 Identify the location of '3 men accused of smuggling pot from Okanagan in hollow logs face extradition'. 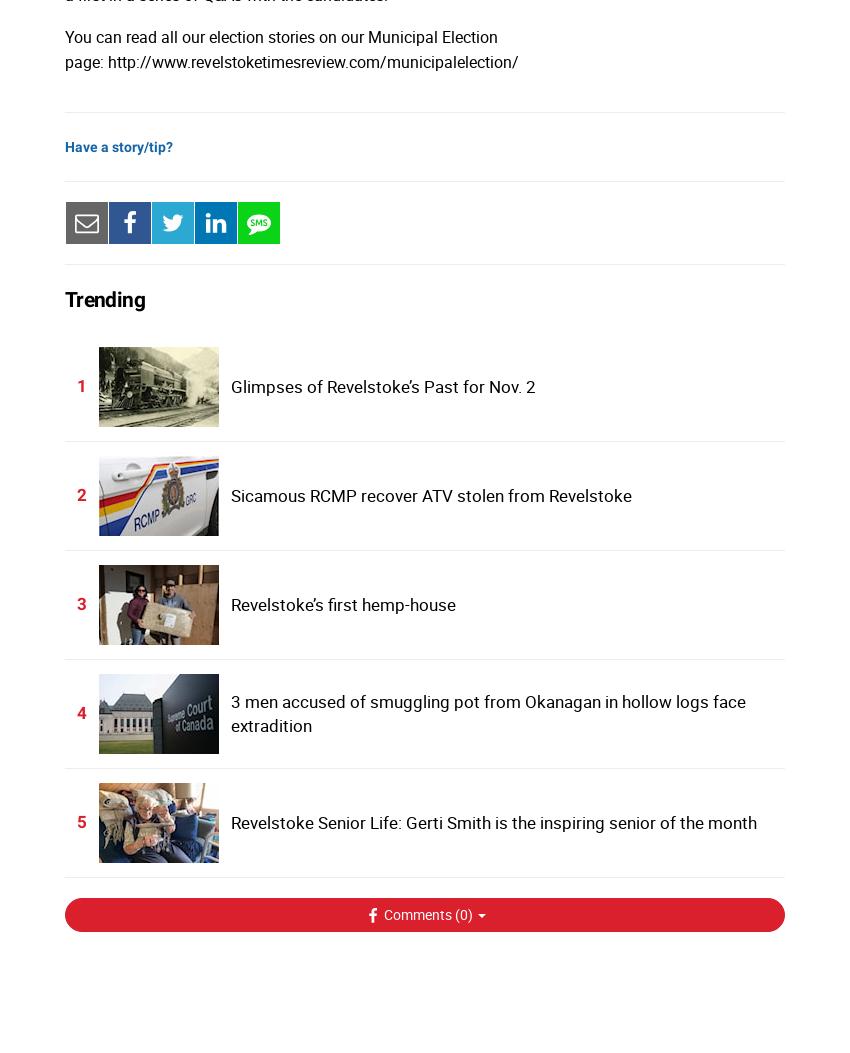
(487, 712).